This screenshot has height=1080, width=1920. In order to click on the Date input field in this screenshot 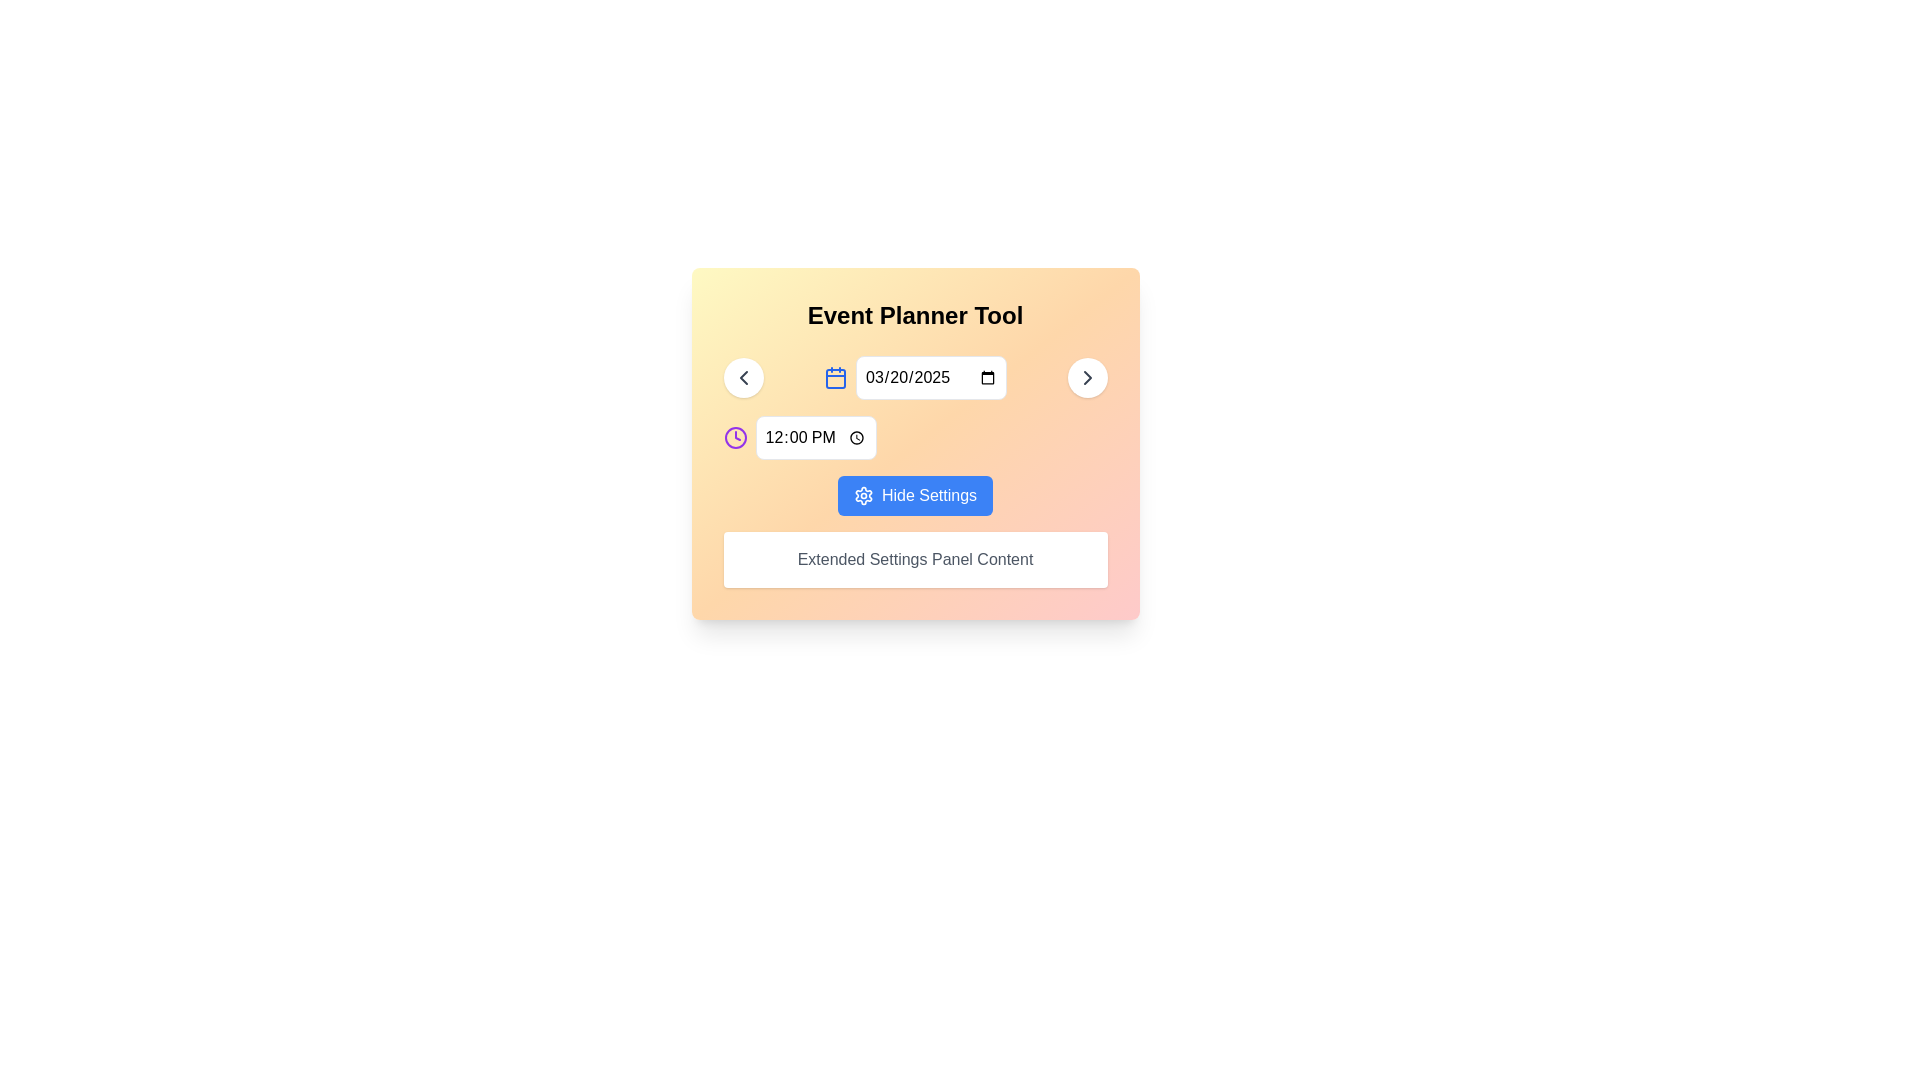, I will do `click(930, 378)`.